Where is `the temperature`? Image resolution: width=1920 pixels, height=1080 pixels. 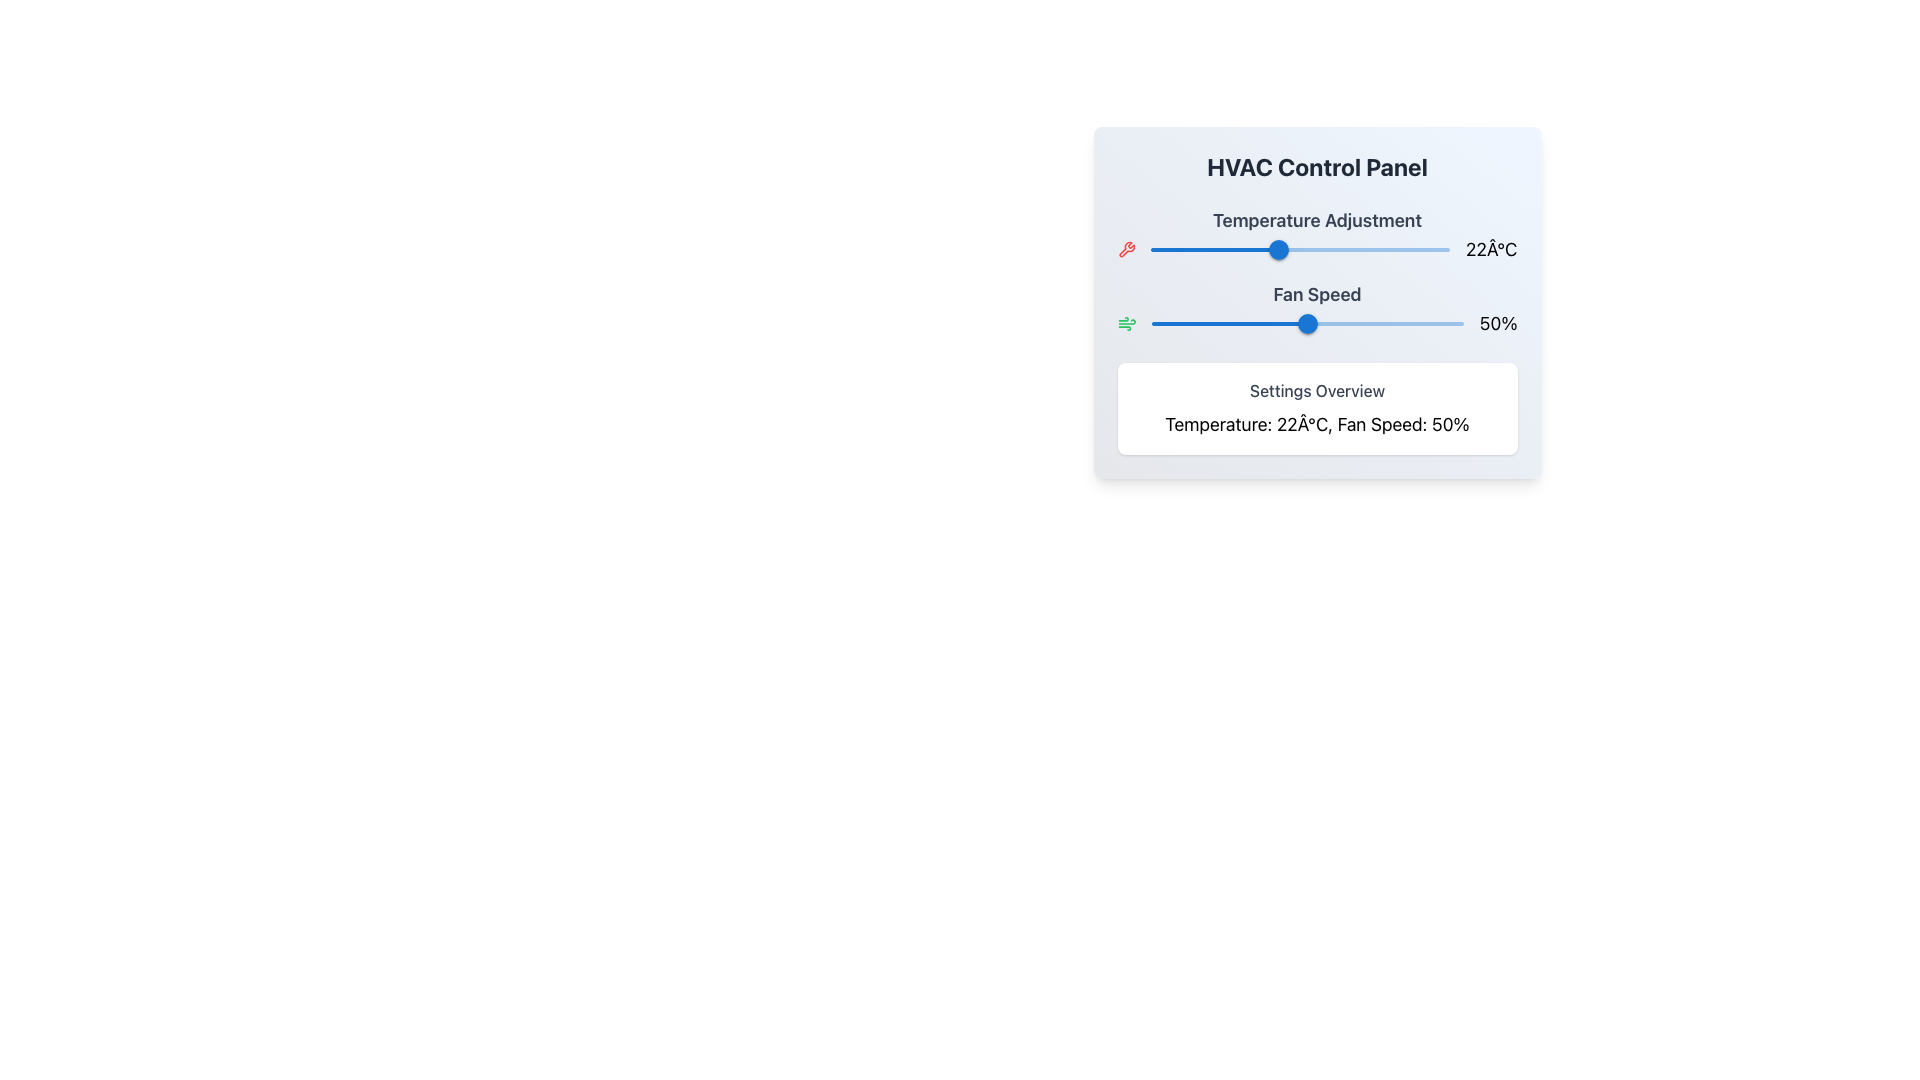
the temperature is located at coordinates (1167, 249).